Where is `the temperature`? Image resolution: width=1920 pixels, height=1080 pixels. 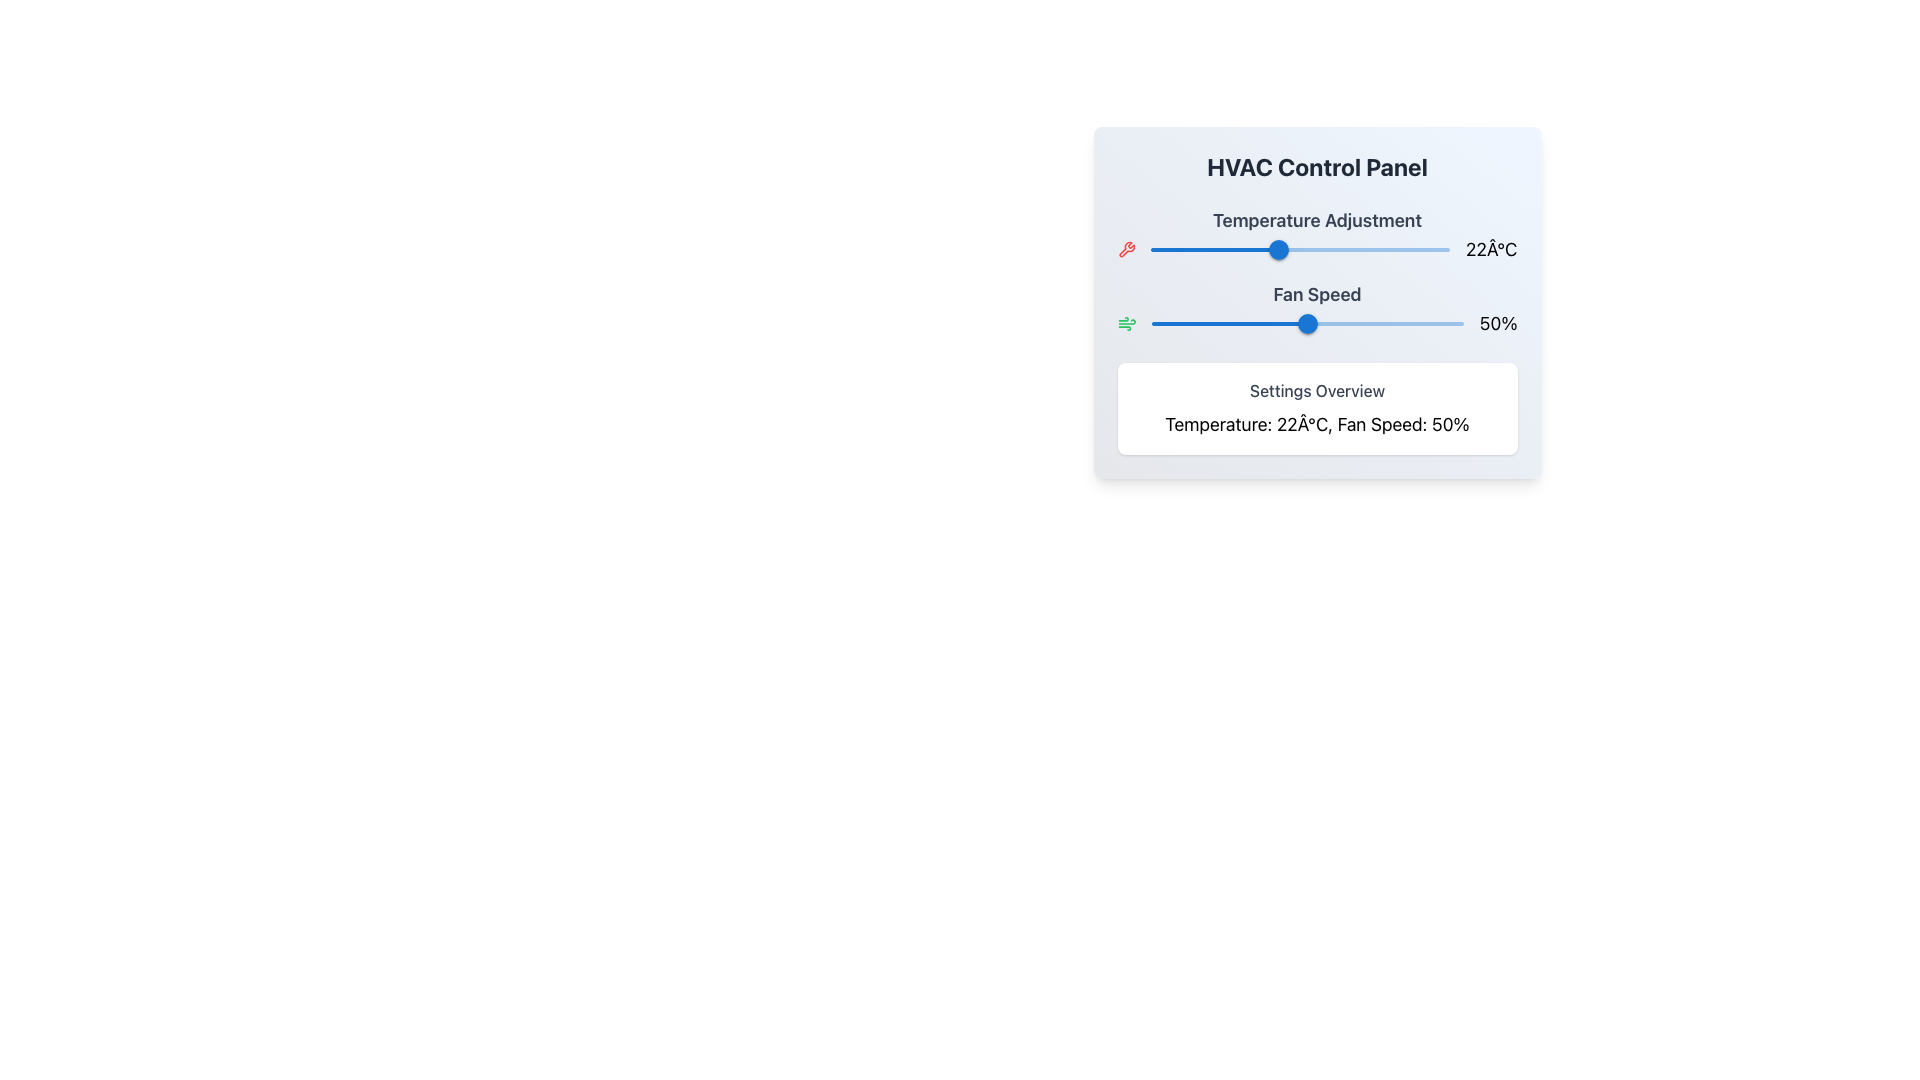
the temperature is located at coordinates (1167, 249).